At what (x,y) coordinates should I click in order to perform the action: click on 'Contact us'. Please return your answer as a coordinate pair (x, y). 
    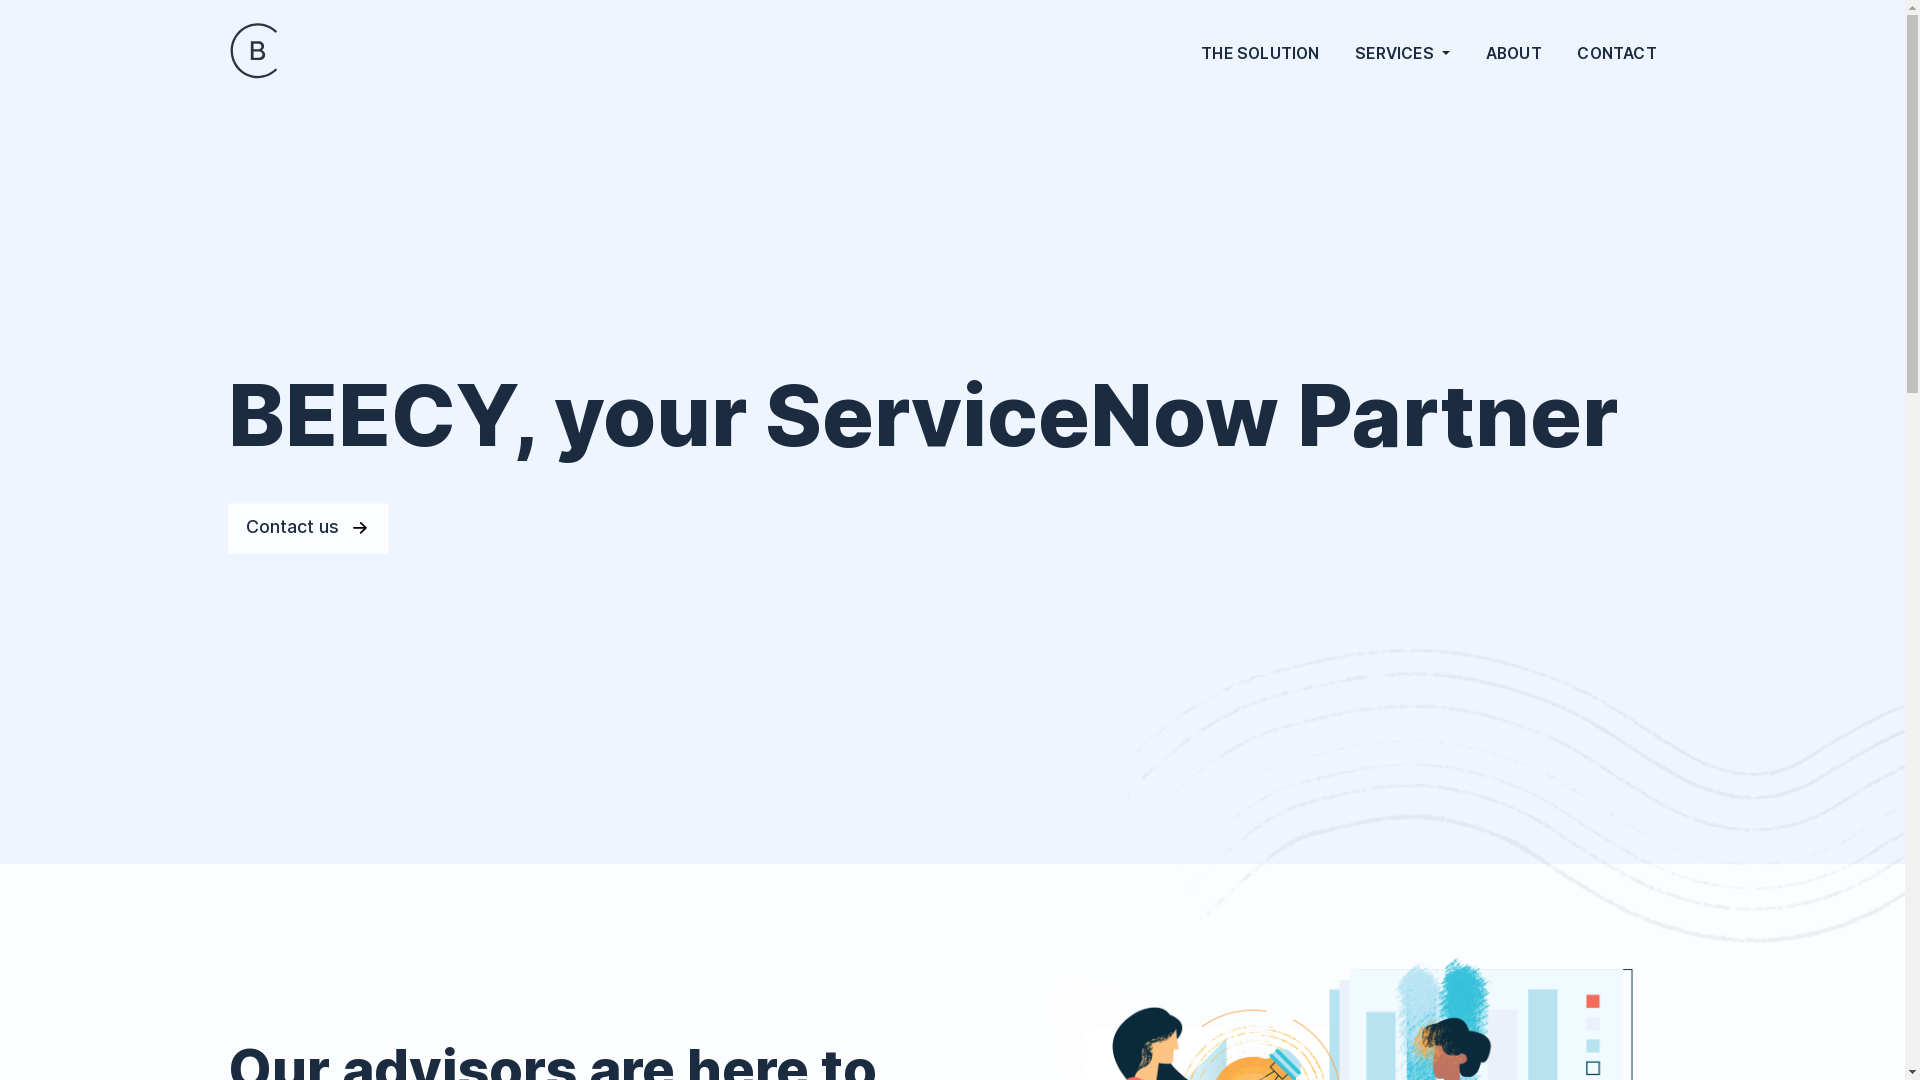
    Looking at the image, I should click on (307, 527).